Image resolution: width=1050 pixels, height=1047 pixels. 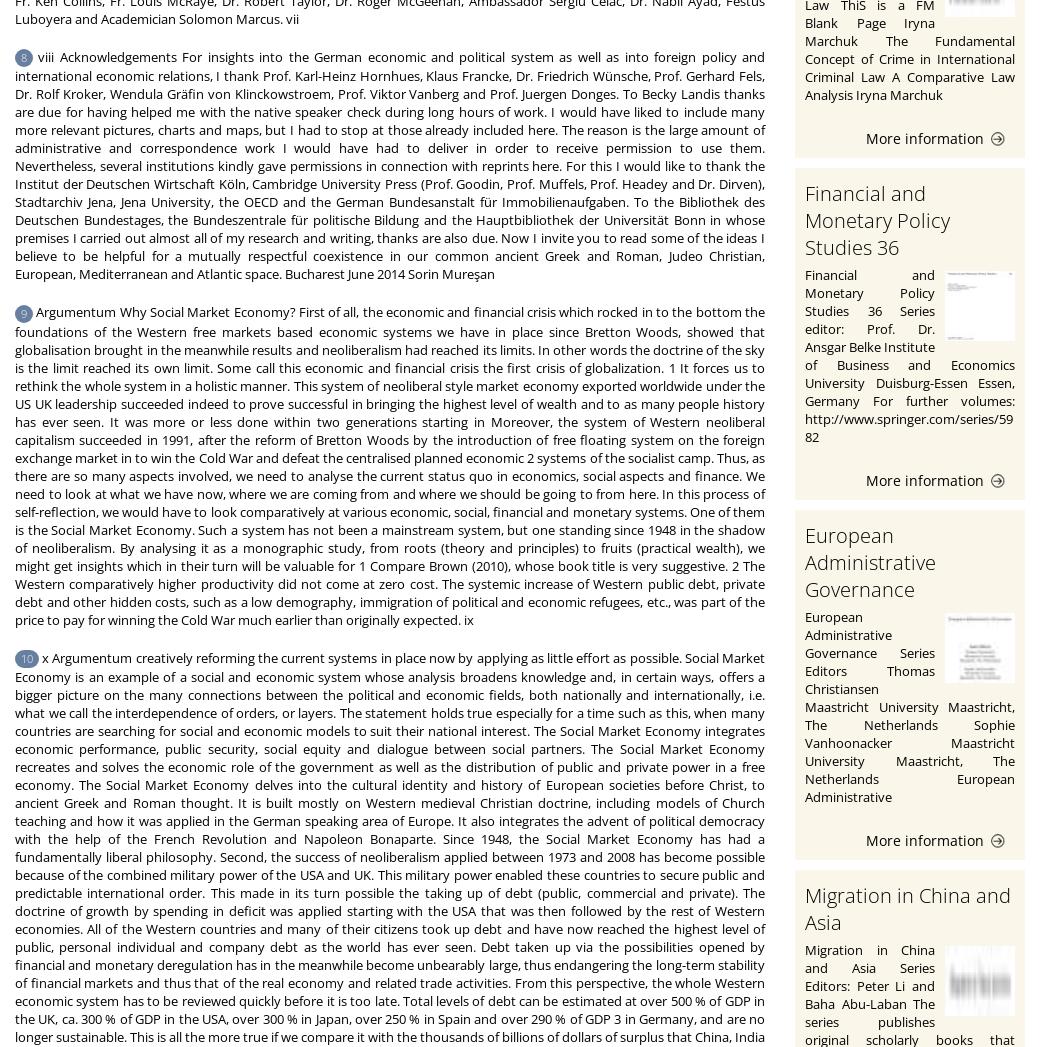 What do you see at coordinates (804, 355) in the screenshot?
I see `'Financial and Monetary Policy Studies 36 Series editor: Prof. Dr. Ansgar Belke Institute of Business and Economics University Duisburg-Essen Essen, Germany For further volumes: http://www.springer.com/series/5982'` at bounding box center [804, 355].